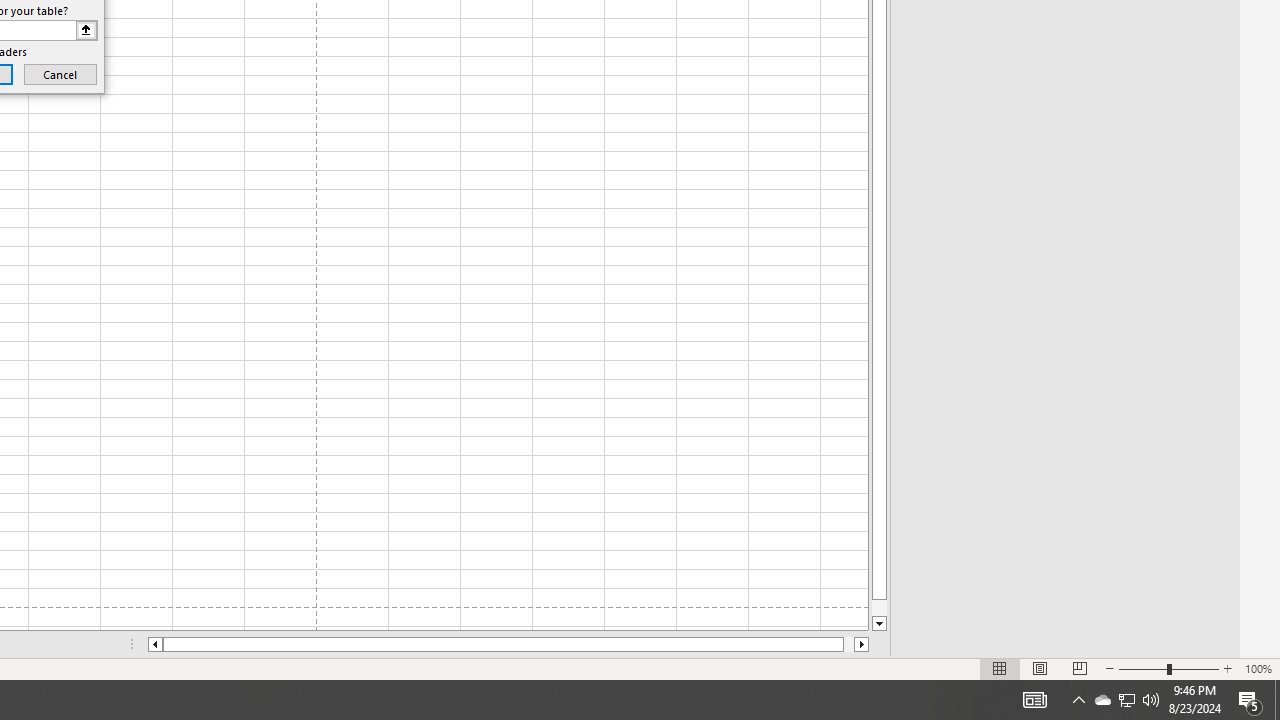 Image resolution: width=1280 pixels, height=720 pixels. I want to click on 'Page right', so click(848, 644).